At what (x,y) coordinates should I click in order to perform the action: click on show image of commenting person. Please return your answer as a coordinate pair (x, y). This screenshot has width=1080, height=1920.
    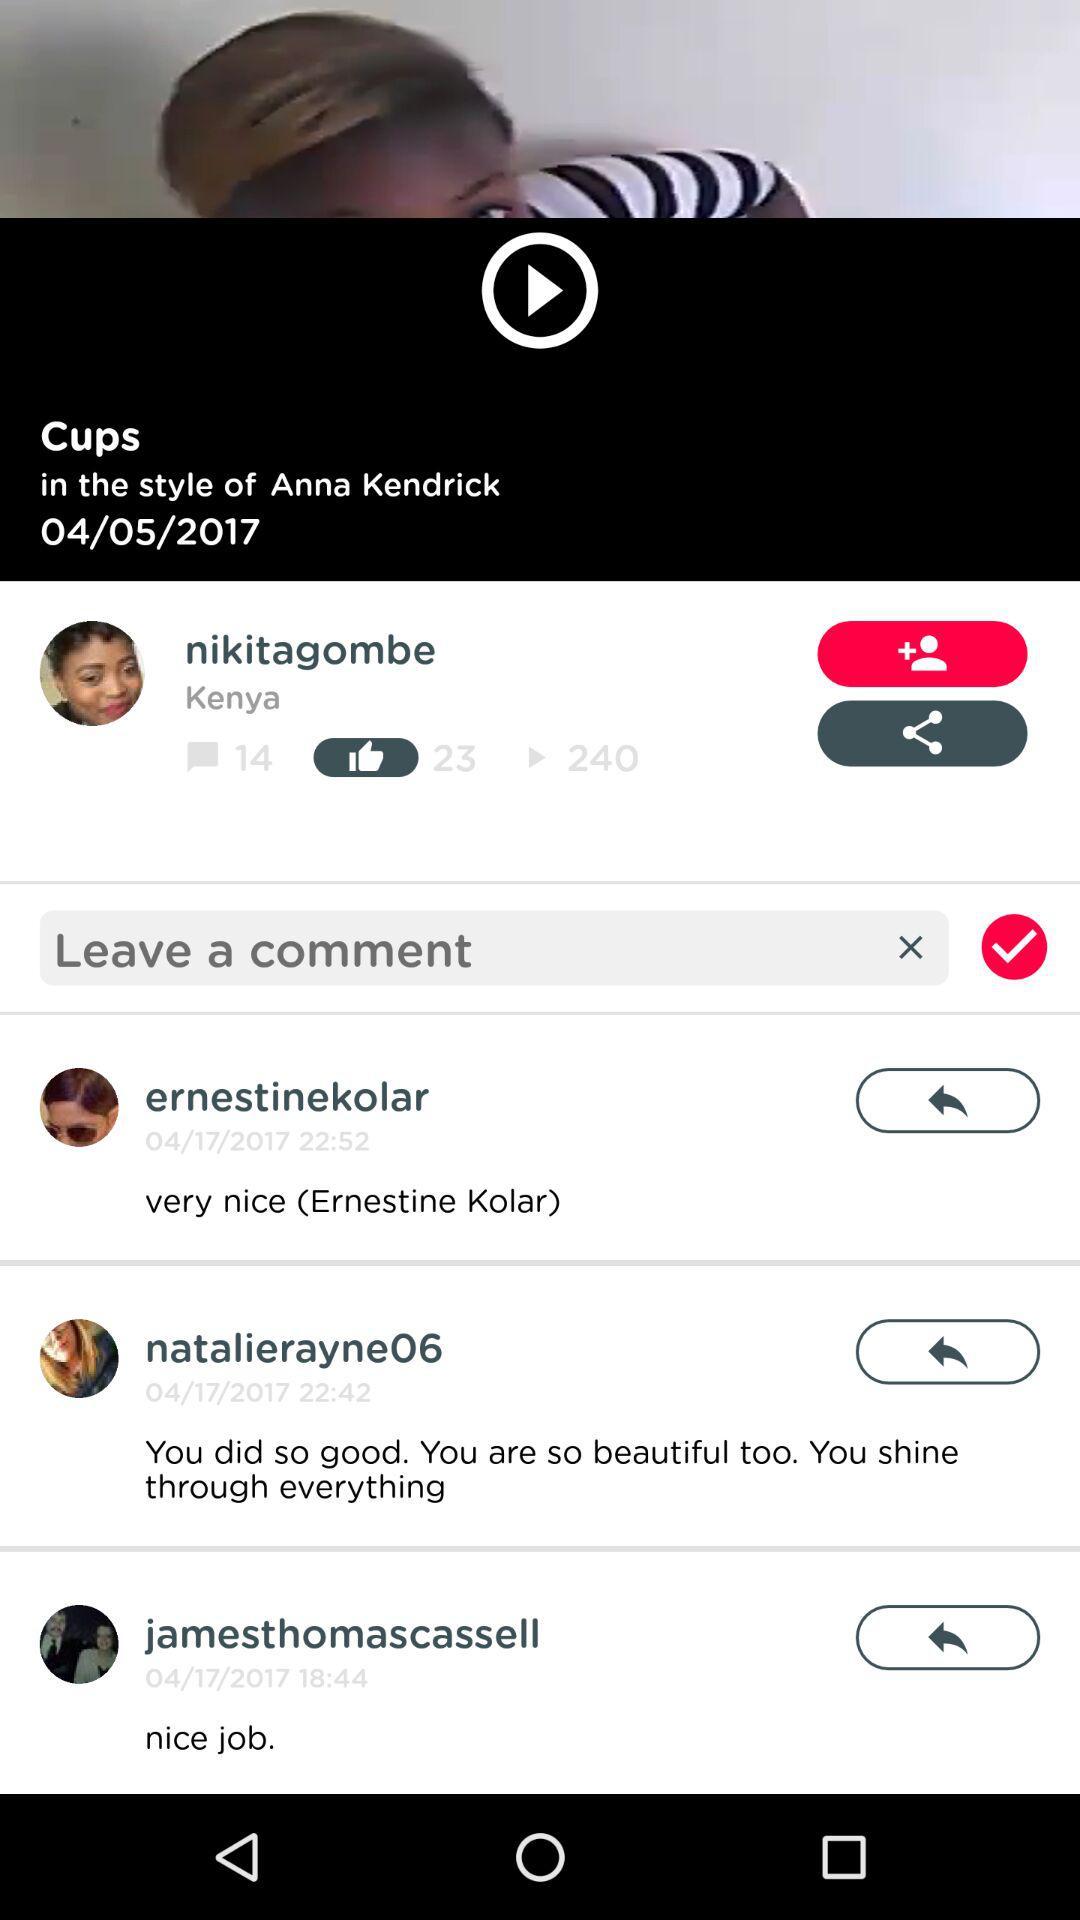
    Looking at the image, I should click on (78, 1644).